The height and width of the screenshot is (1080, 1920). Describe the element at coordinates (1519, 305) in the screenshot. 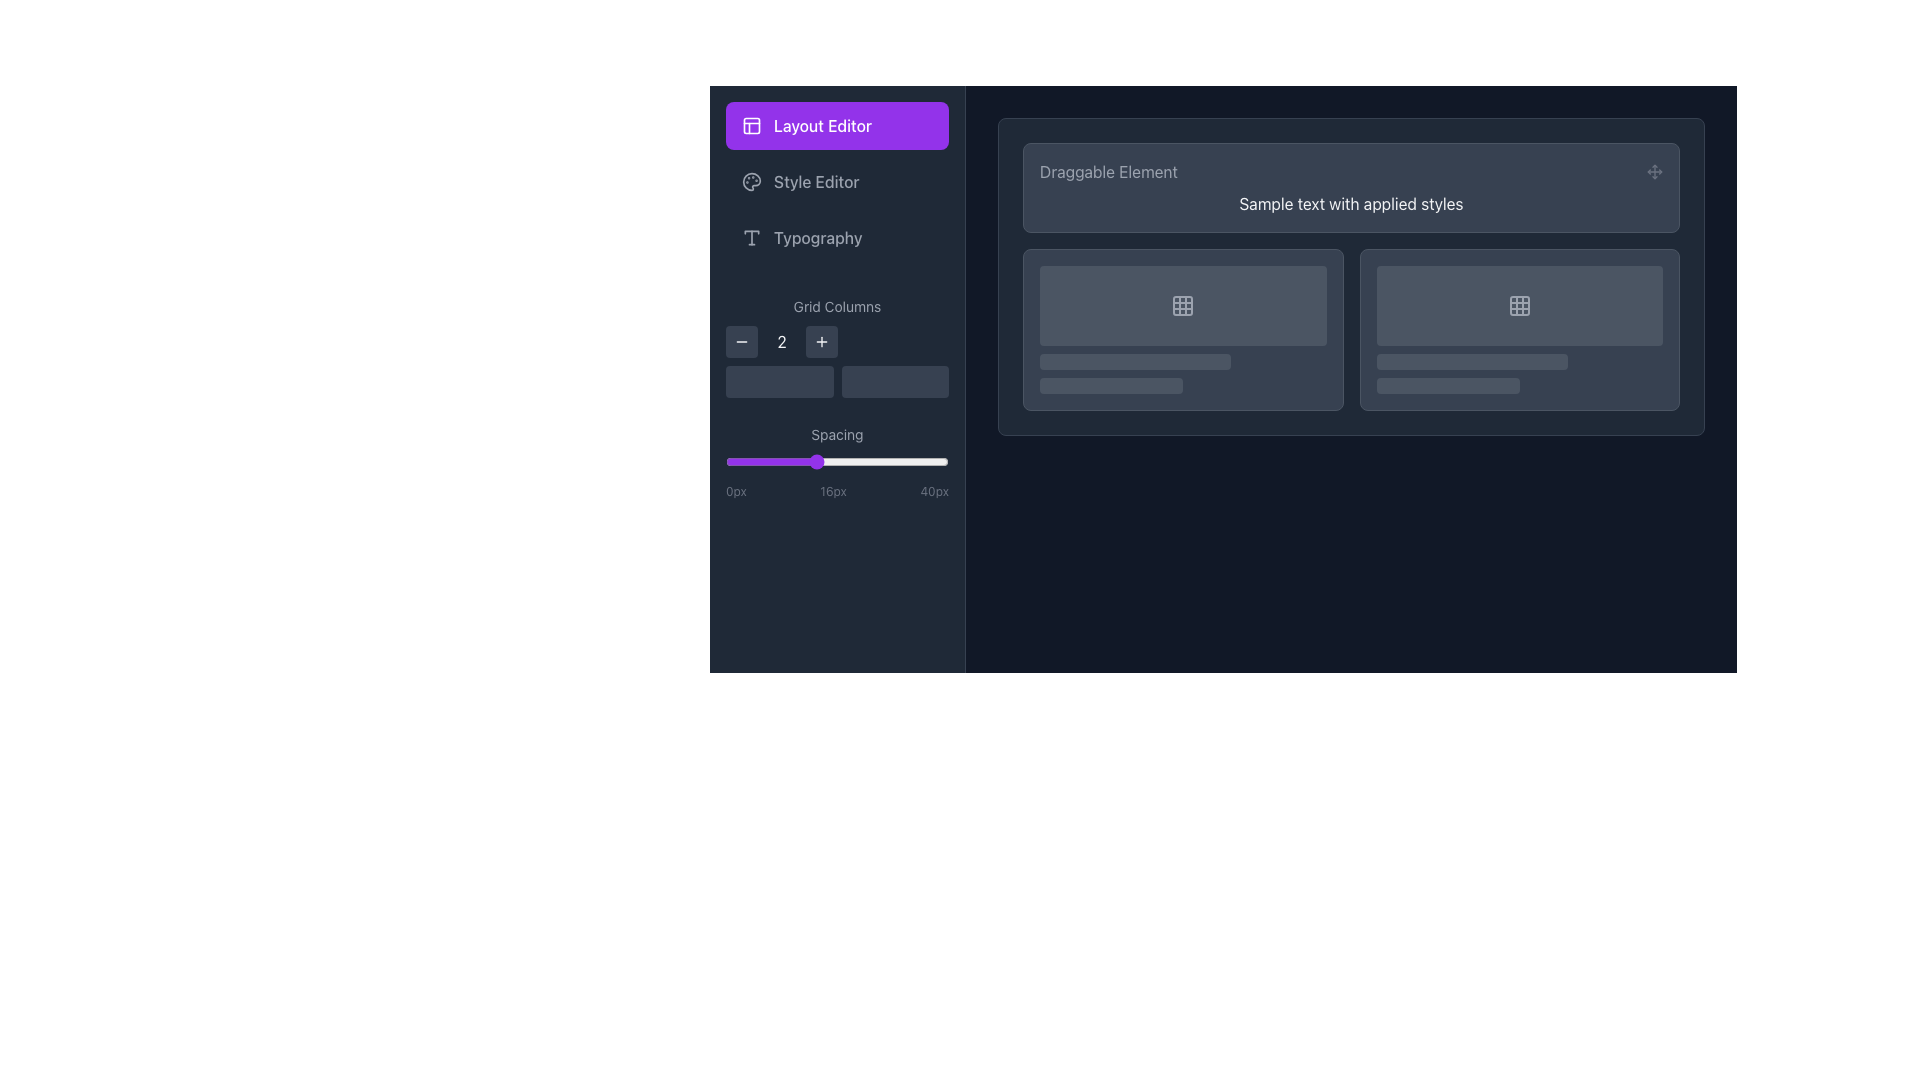

I see `the central square with rounded corners located in the middle of a 3x3 grid icon on the right side of its containing group` at that location.